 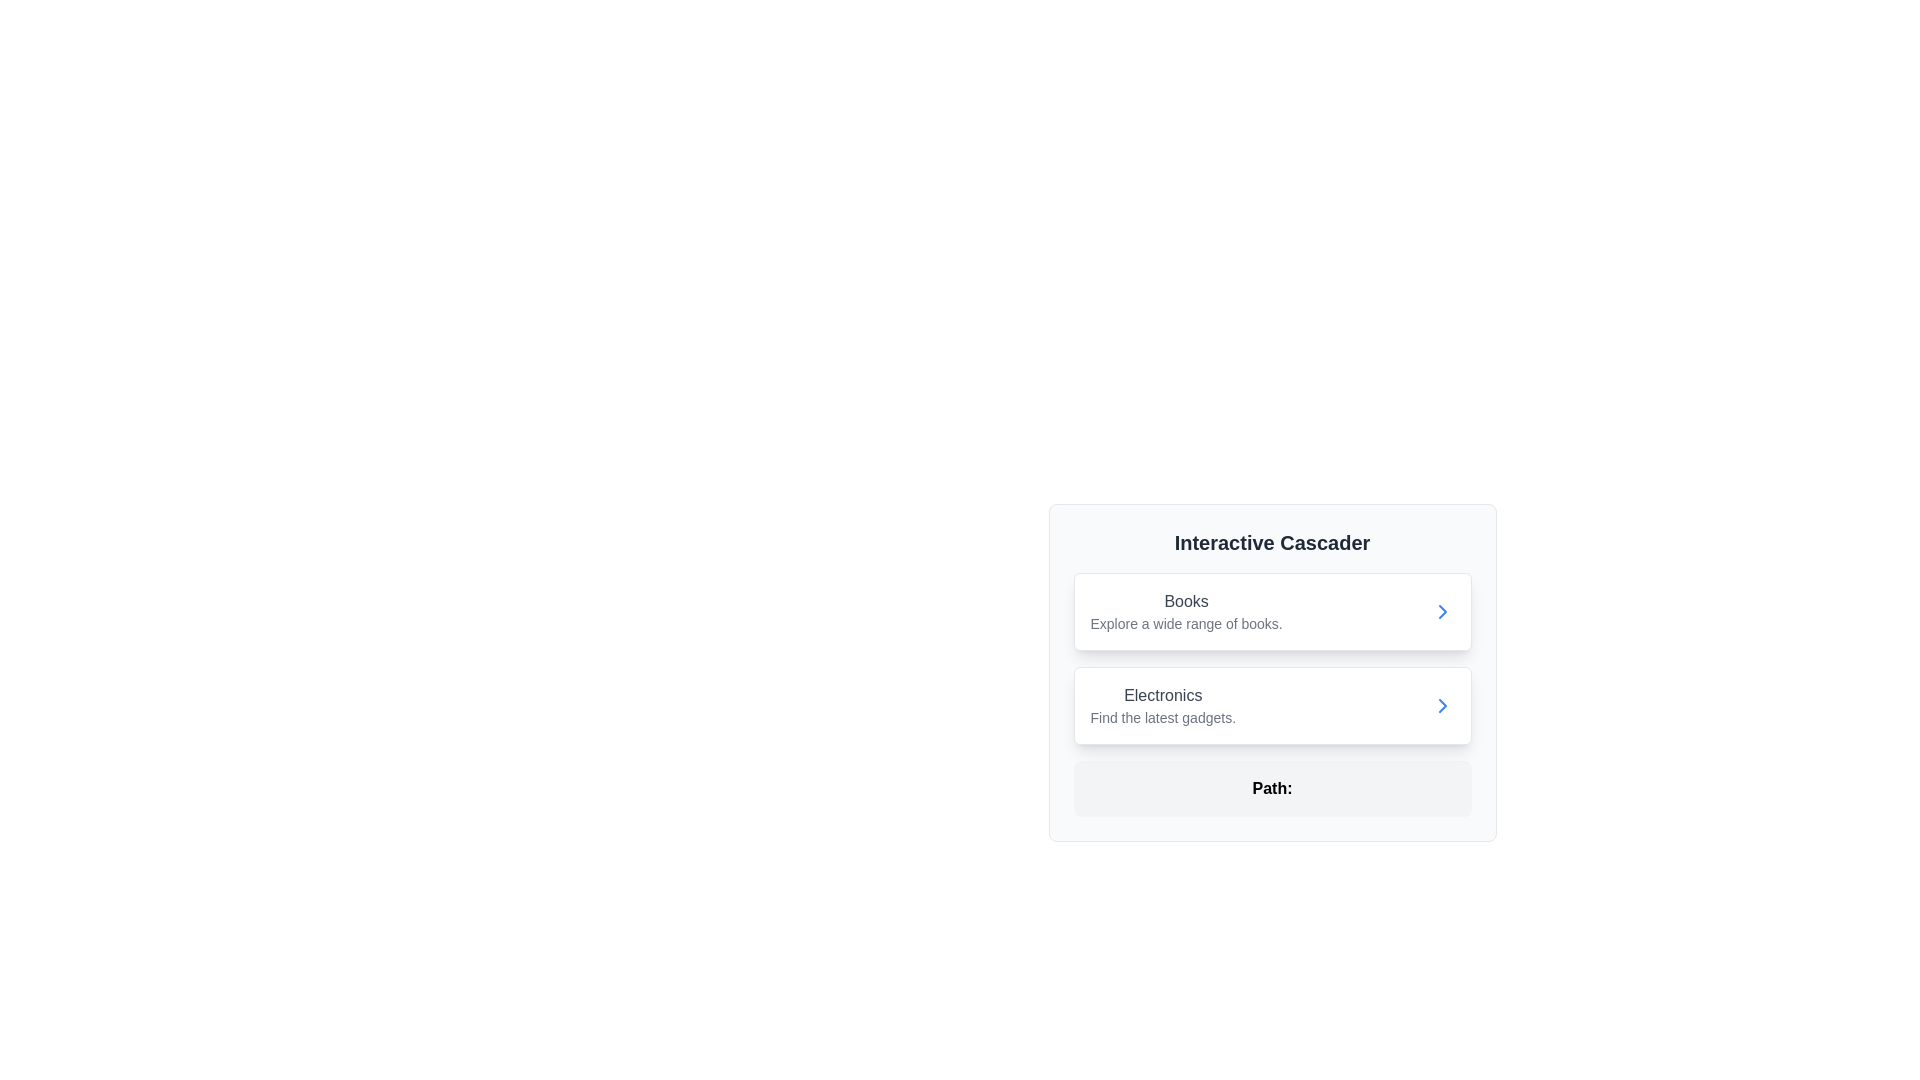 I want to click on the Text heading element that serves as a title for the interactive cascader component, positioned above the 'Books' and 'Electronics' sections, so click(x=1271, y=543).